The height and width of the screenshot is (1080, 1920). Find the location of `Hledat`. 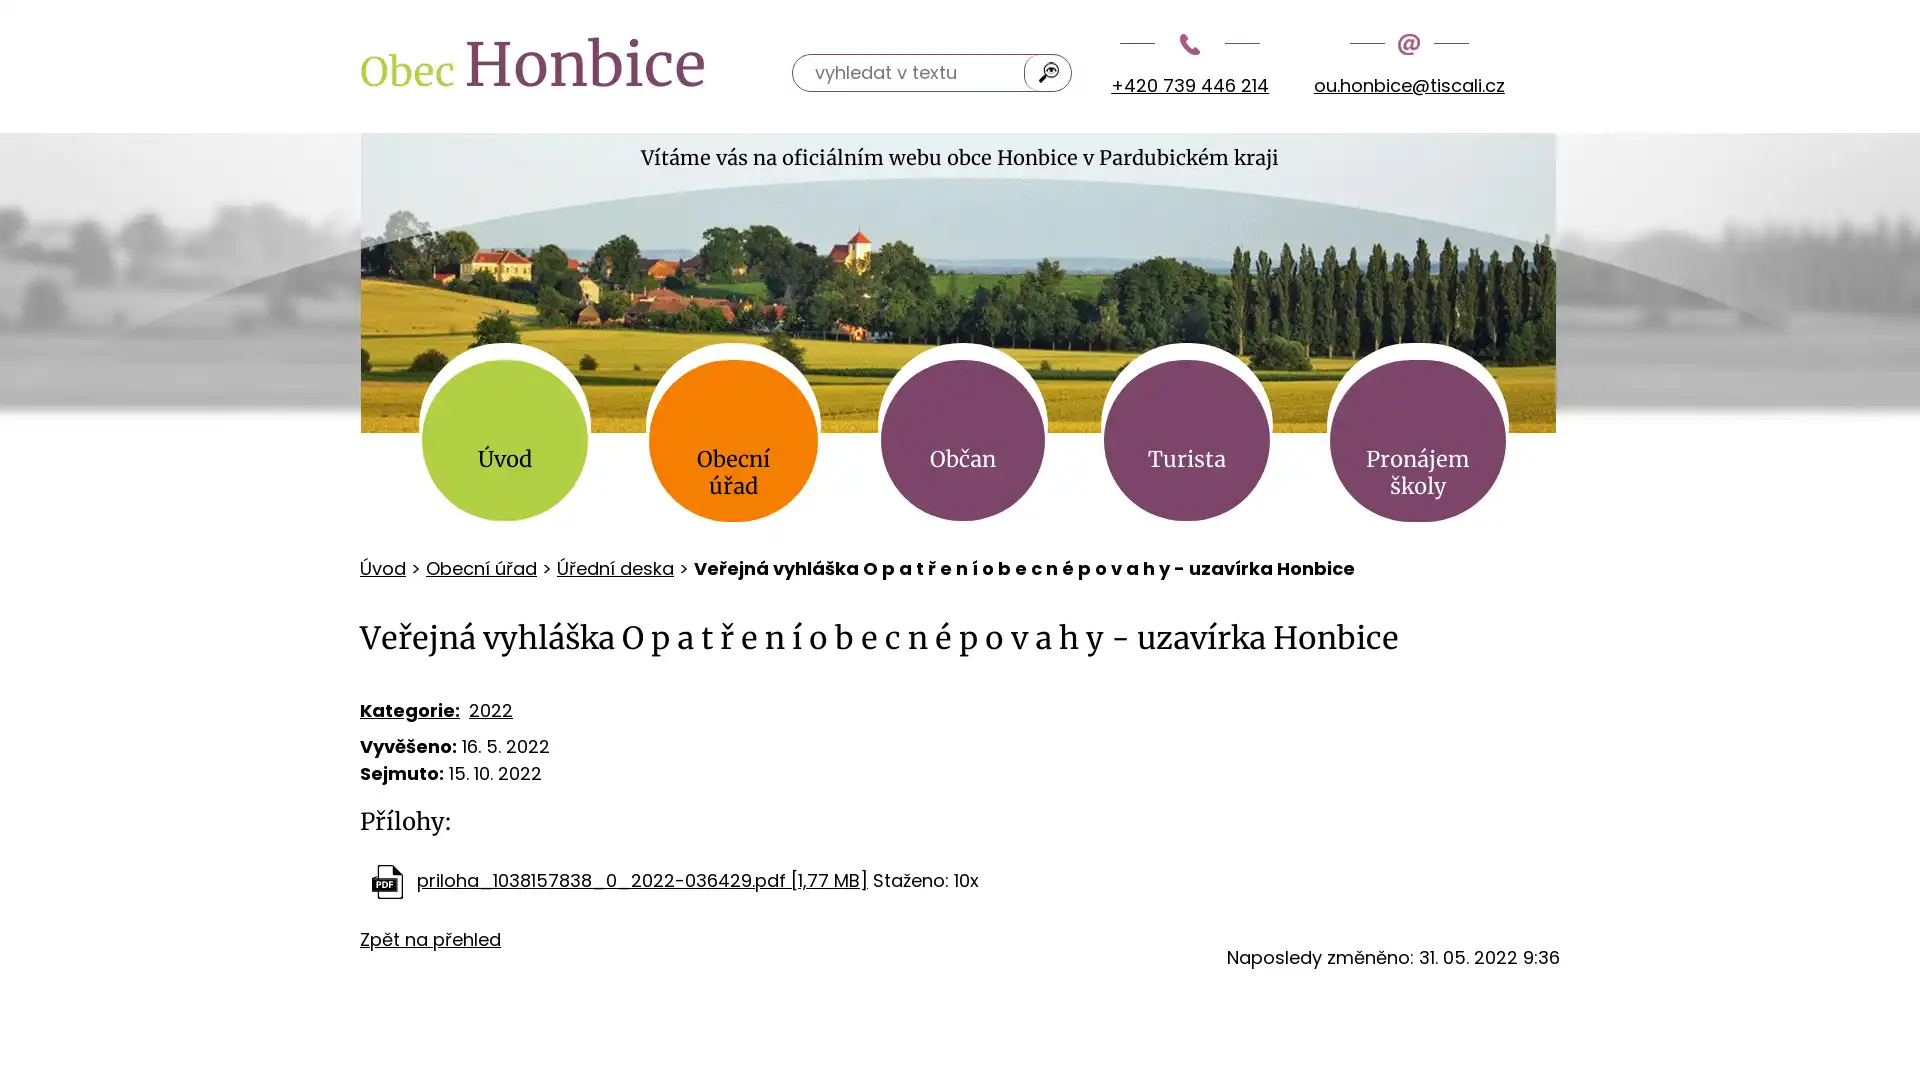

Hledat is located at coordinates (1048, 71).